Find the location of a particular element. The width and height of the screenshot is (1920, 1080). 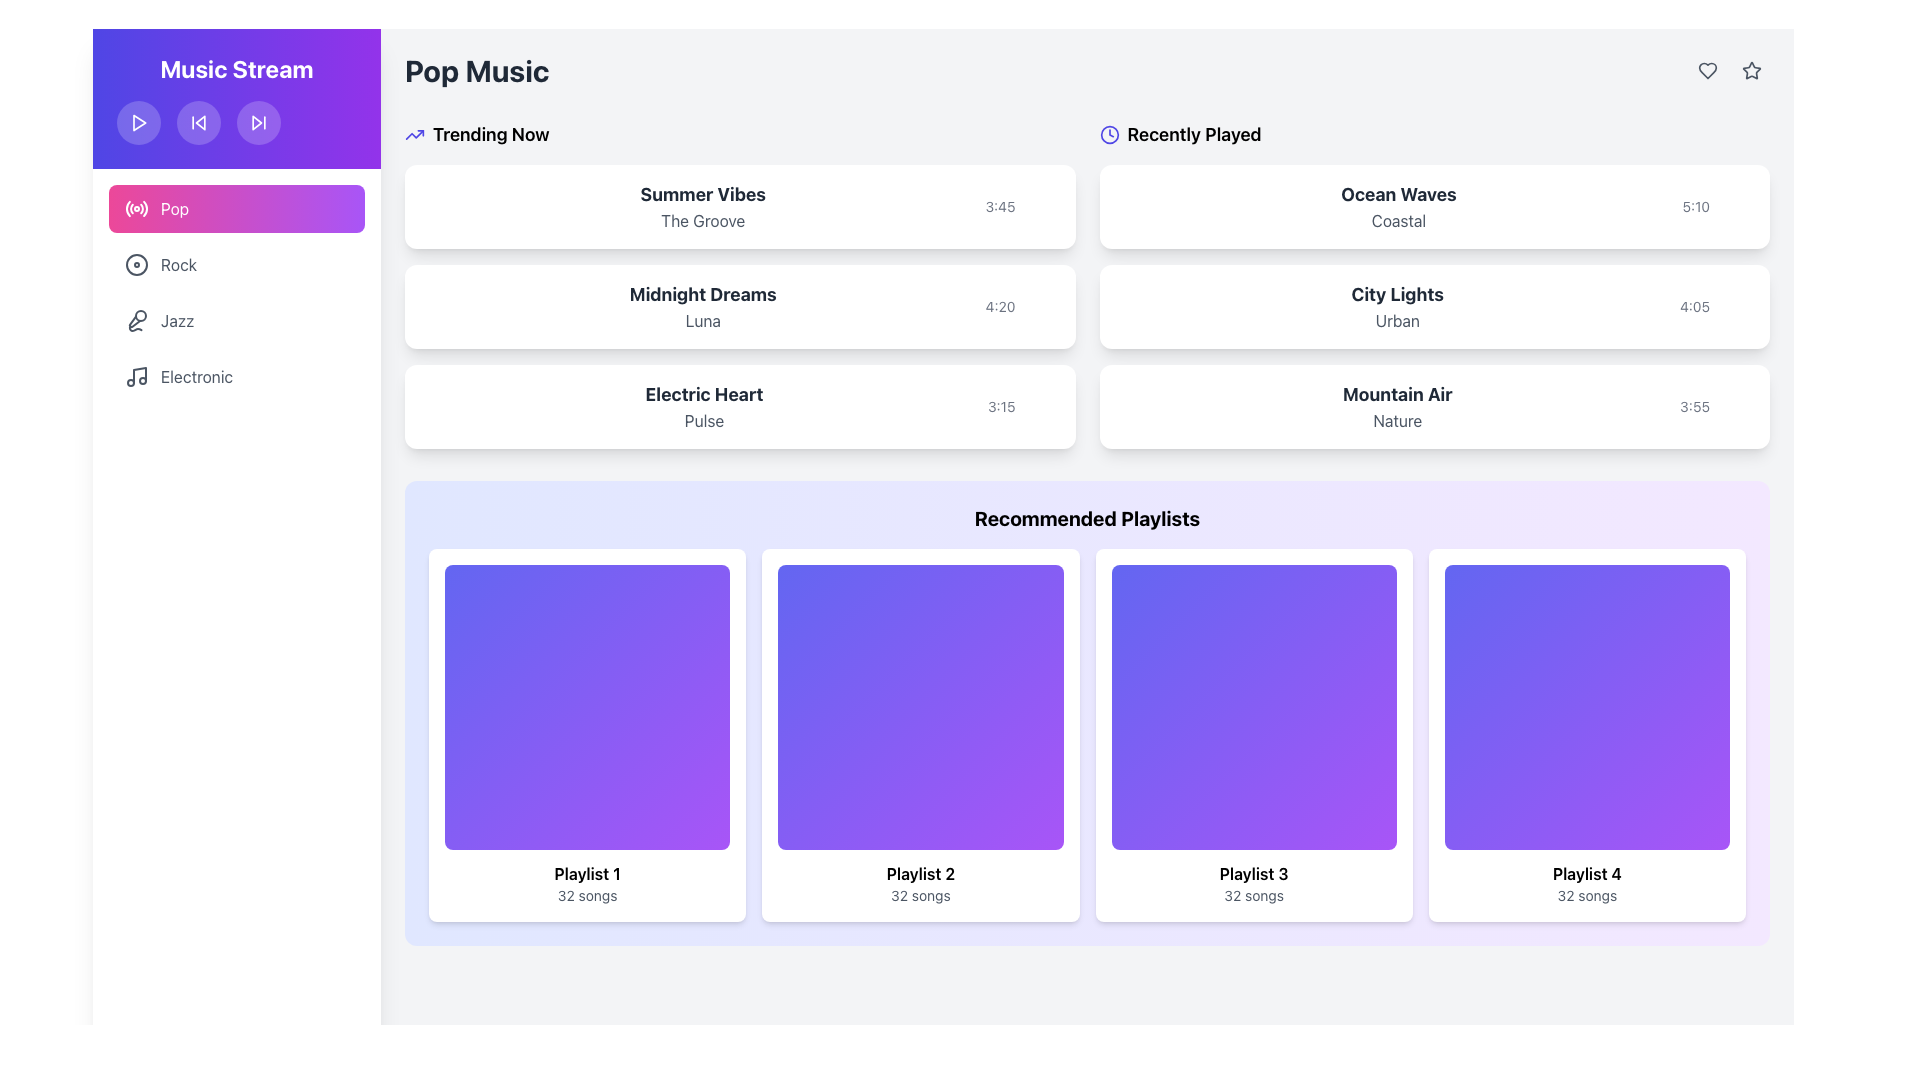

the clock icon that represents the 'Recently Played' section, located to the left of the 'Recently Played' text in the top-right section of the interface is located at coordinates (1108, 135).